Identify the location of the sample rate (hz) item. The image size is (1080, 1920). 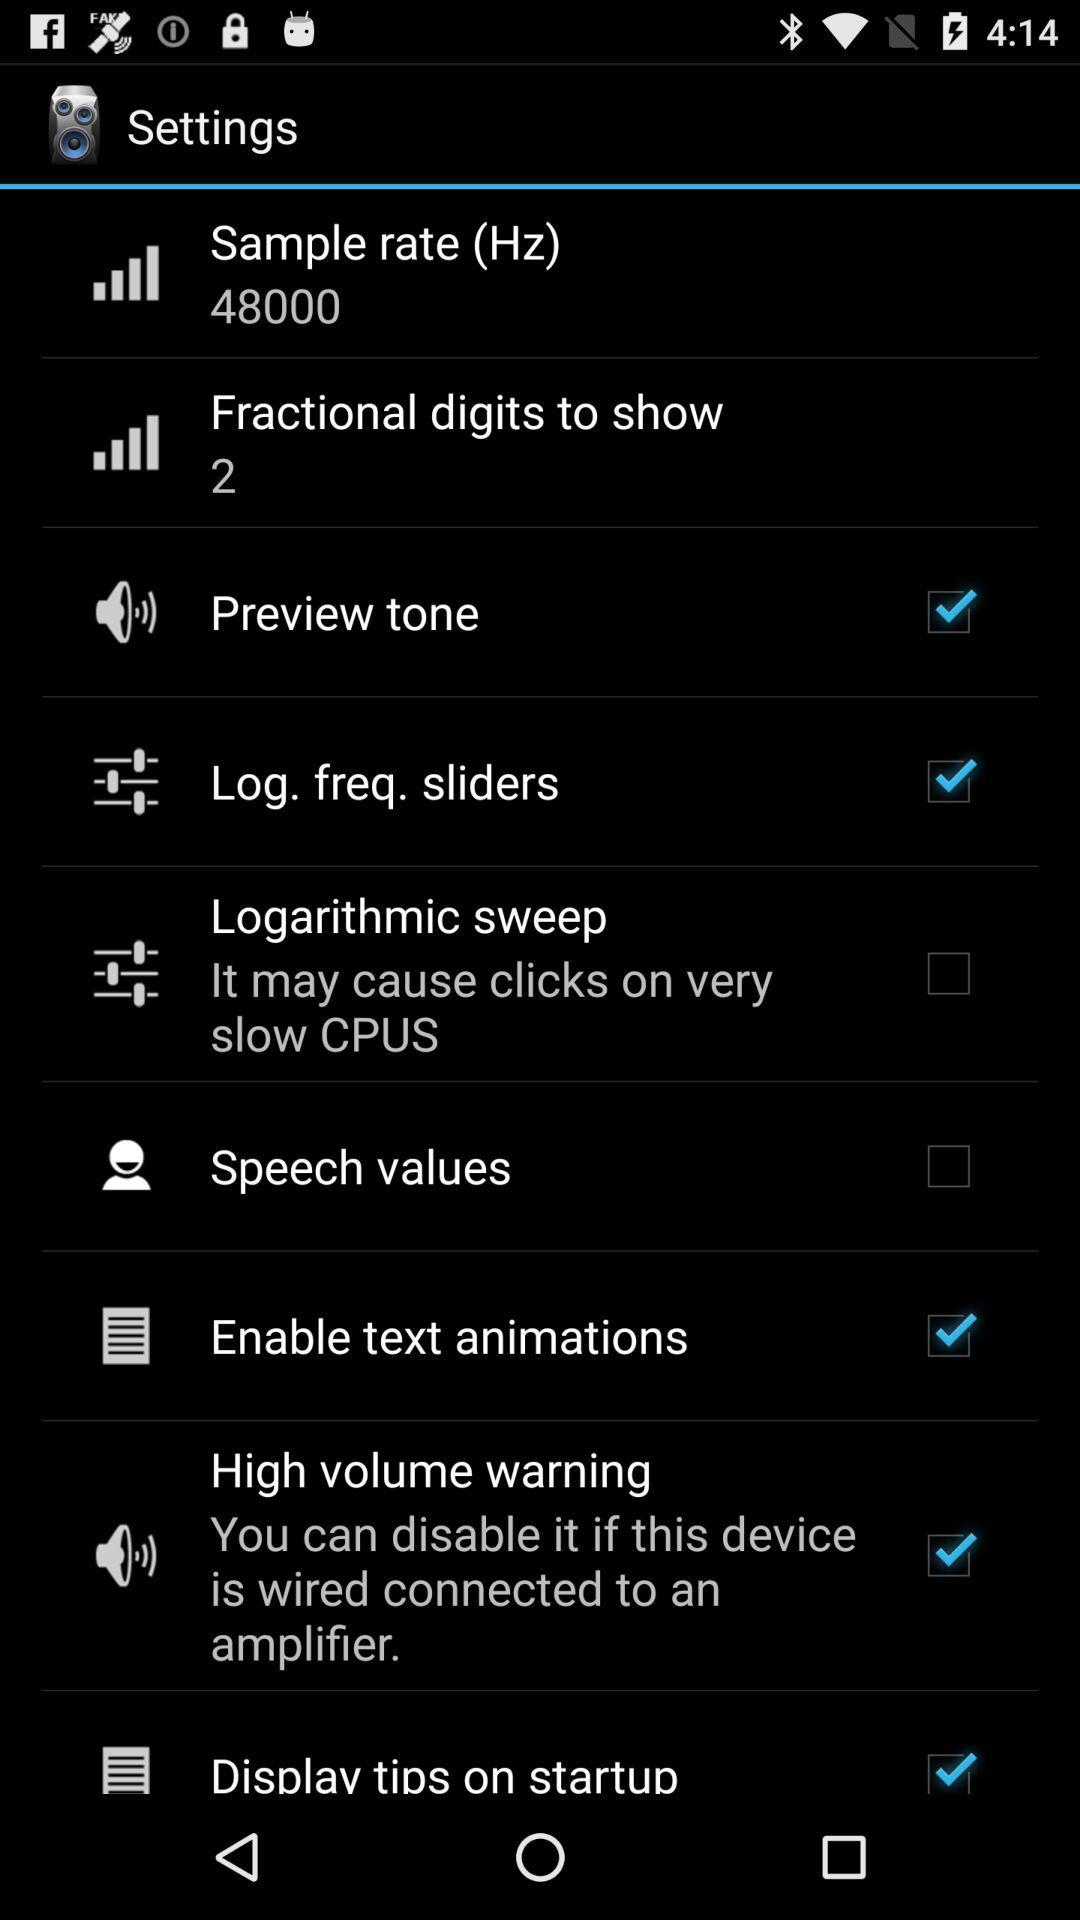
(385, 240).